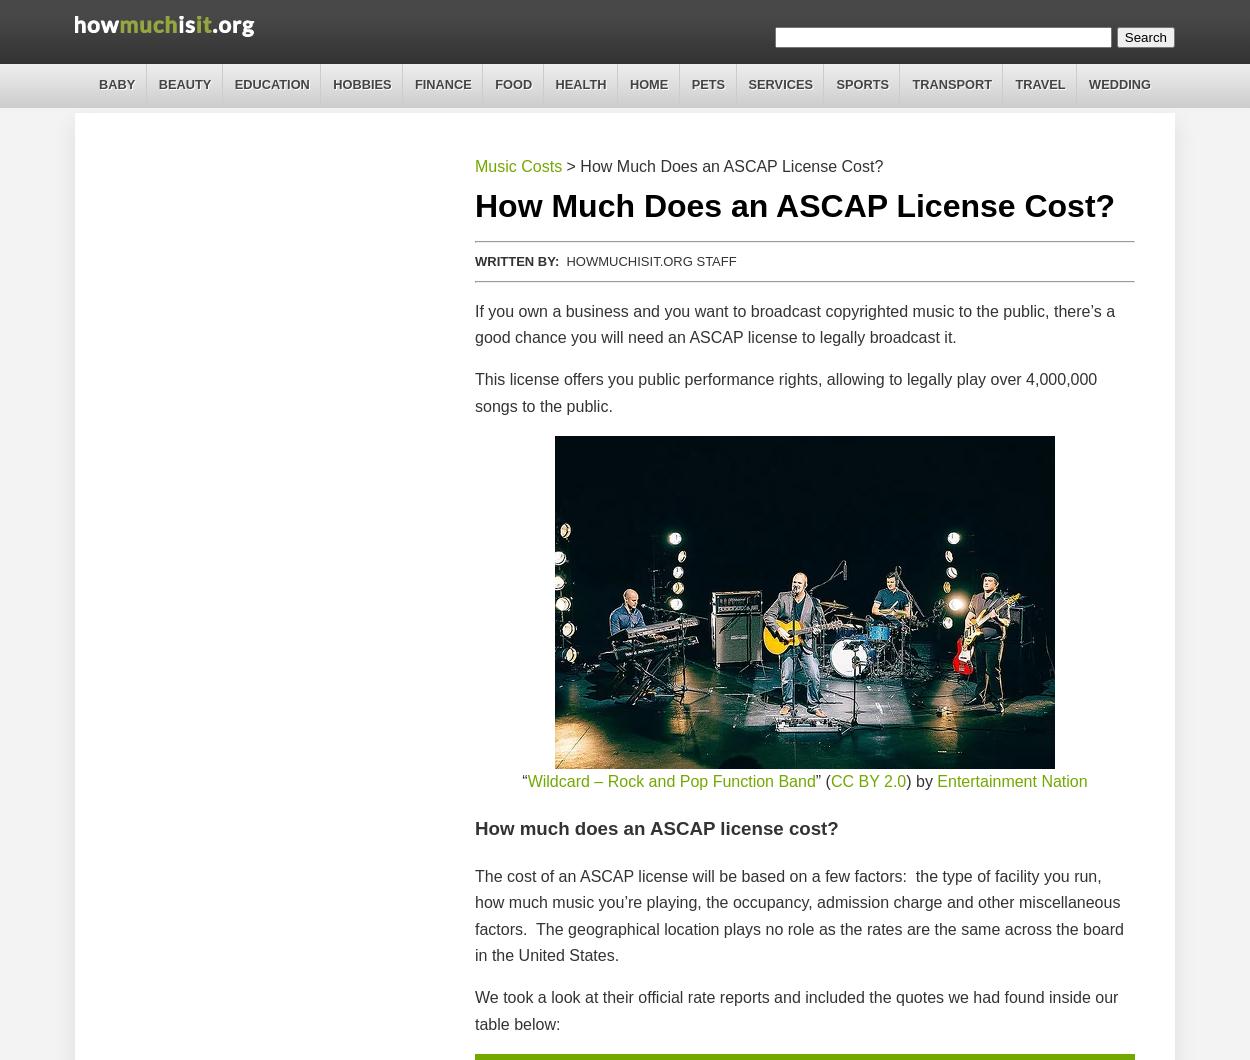  What do you see at coordinates (441, 84) in the screenshot?
I see `'Finance'` at bounding box center [441, 84].